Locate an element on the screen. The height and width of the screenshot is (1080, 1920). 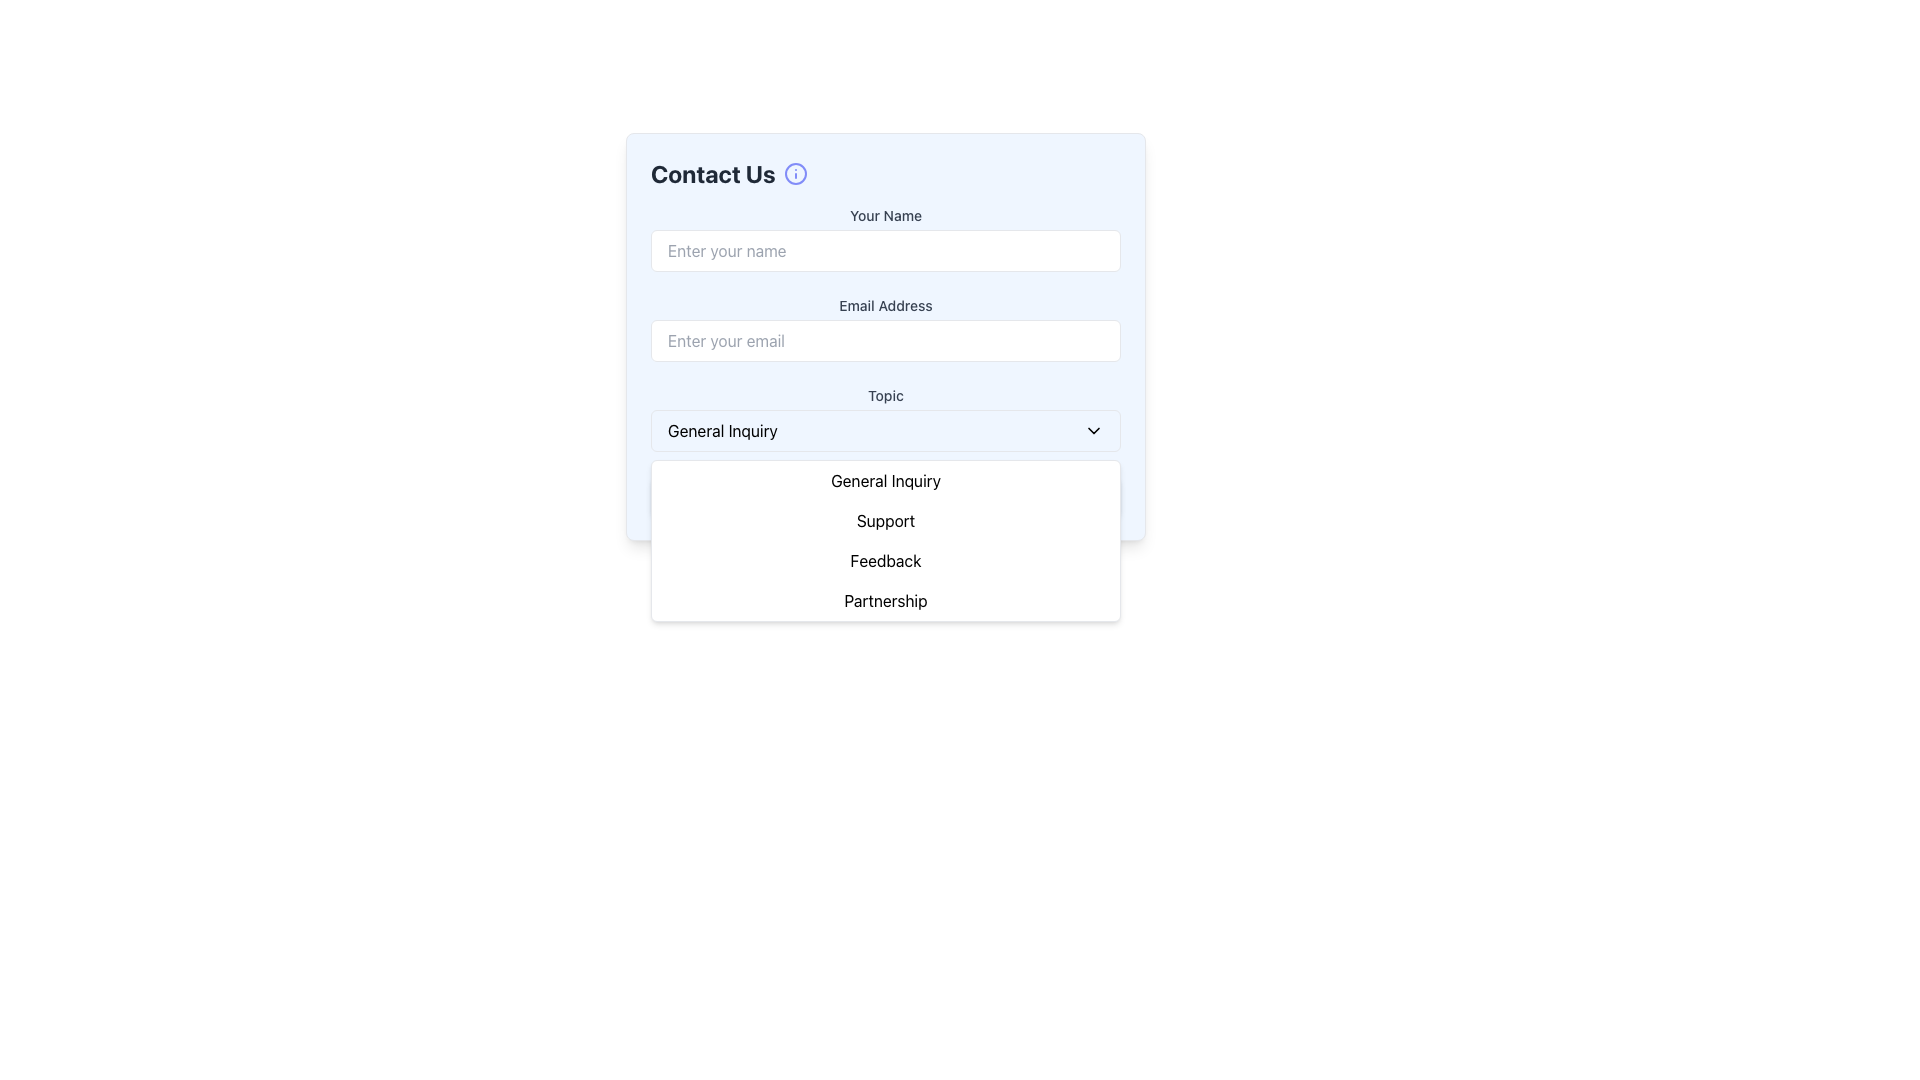
the Text Label that indicates the purpose of the associated dropdown menu located above the dropdown in the 'Topic' section is located at coordinates (885, 396).